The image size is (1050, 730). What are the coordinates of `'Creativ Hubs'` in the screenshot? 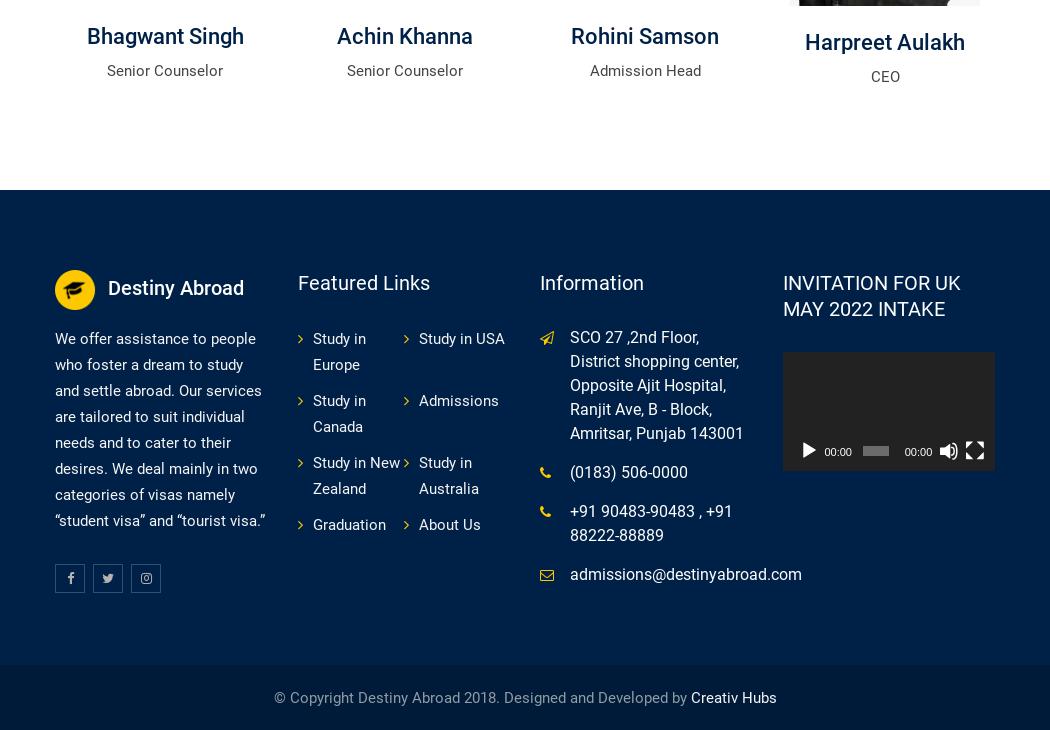 It's located at (732, 698).